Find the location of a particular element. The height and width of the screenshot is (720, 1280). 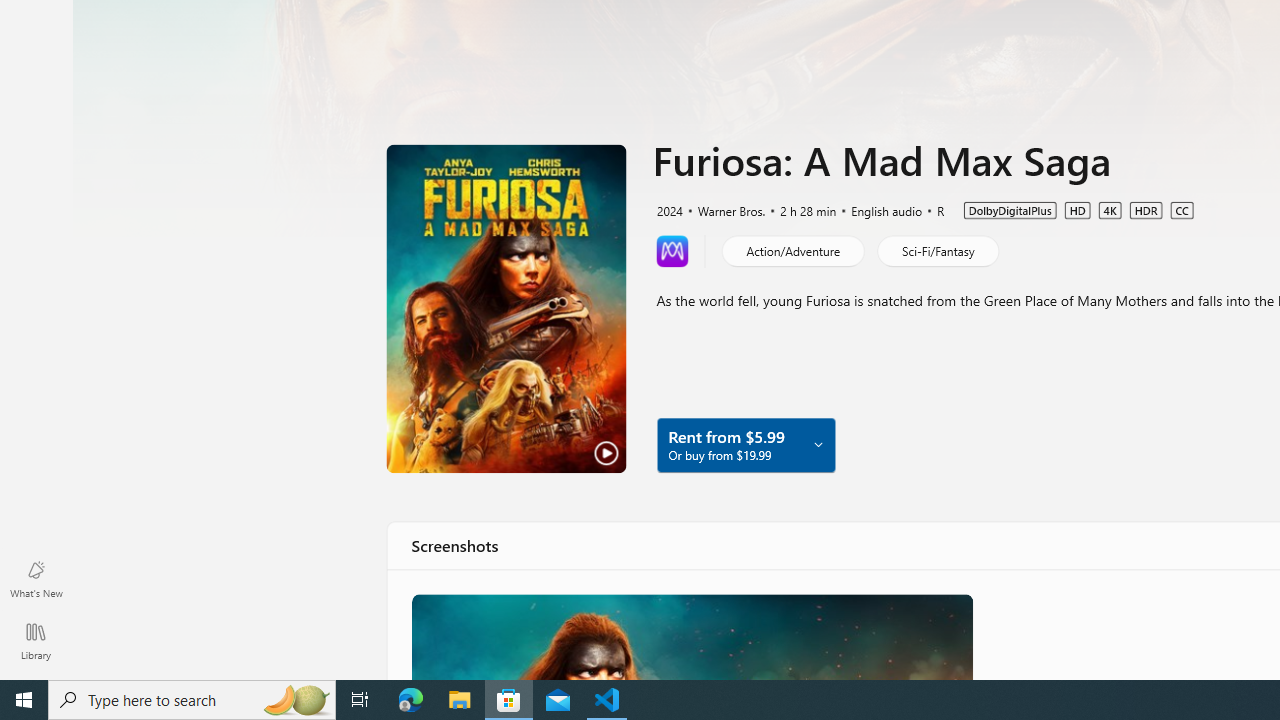

'Rent from $5.99 Or buy from $19.99' is located at coordinates (744, 443).